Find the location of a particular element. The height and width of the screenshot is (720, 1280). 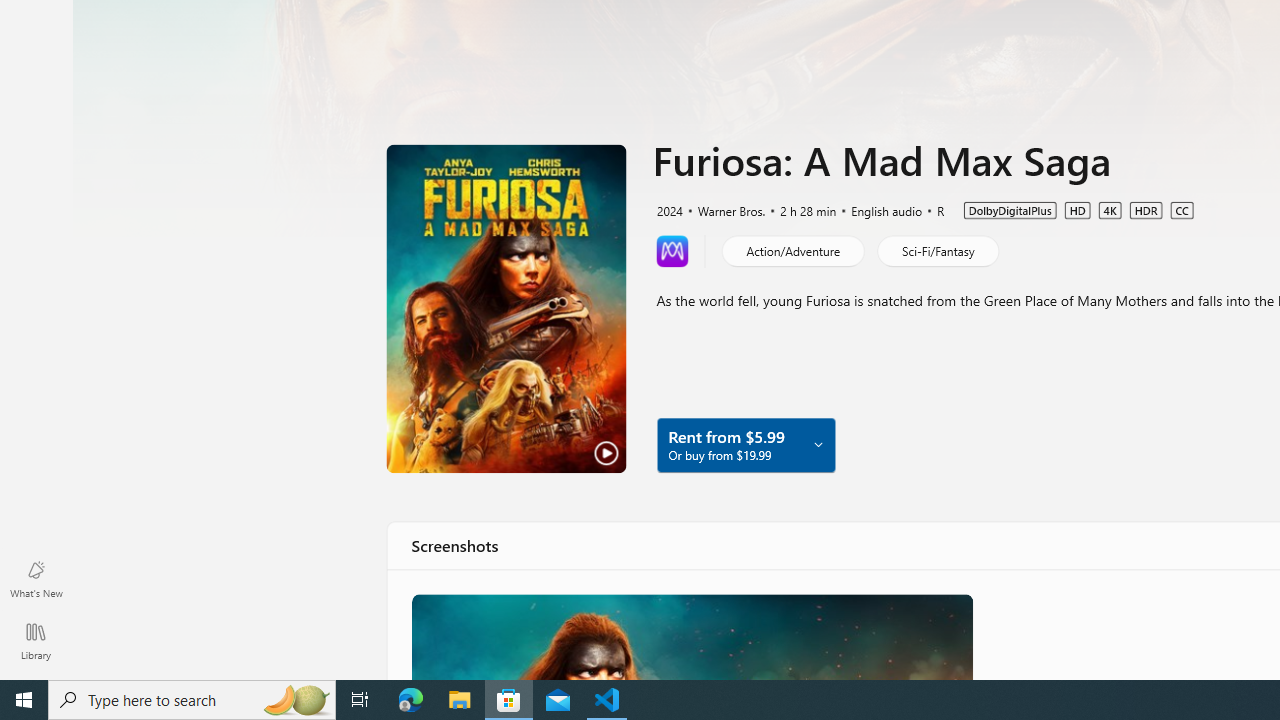

'Rent from $5.99 Or buy from $19.99' is located at coordinates (744, 443).